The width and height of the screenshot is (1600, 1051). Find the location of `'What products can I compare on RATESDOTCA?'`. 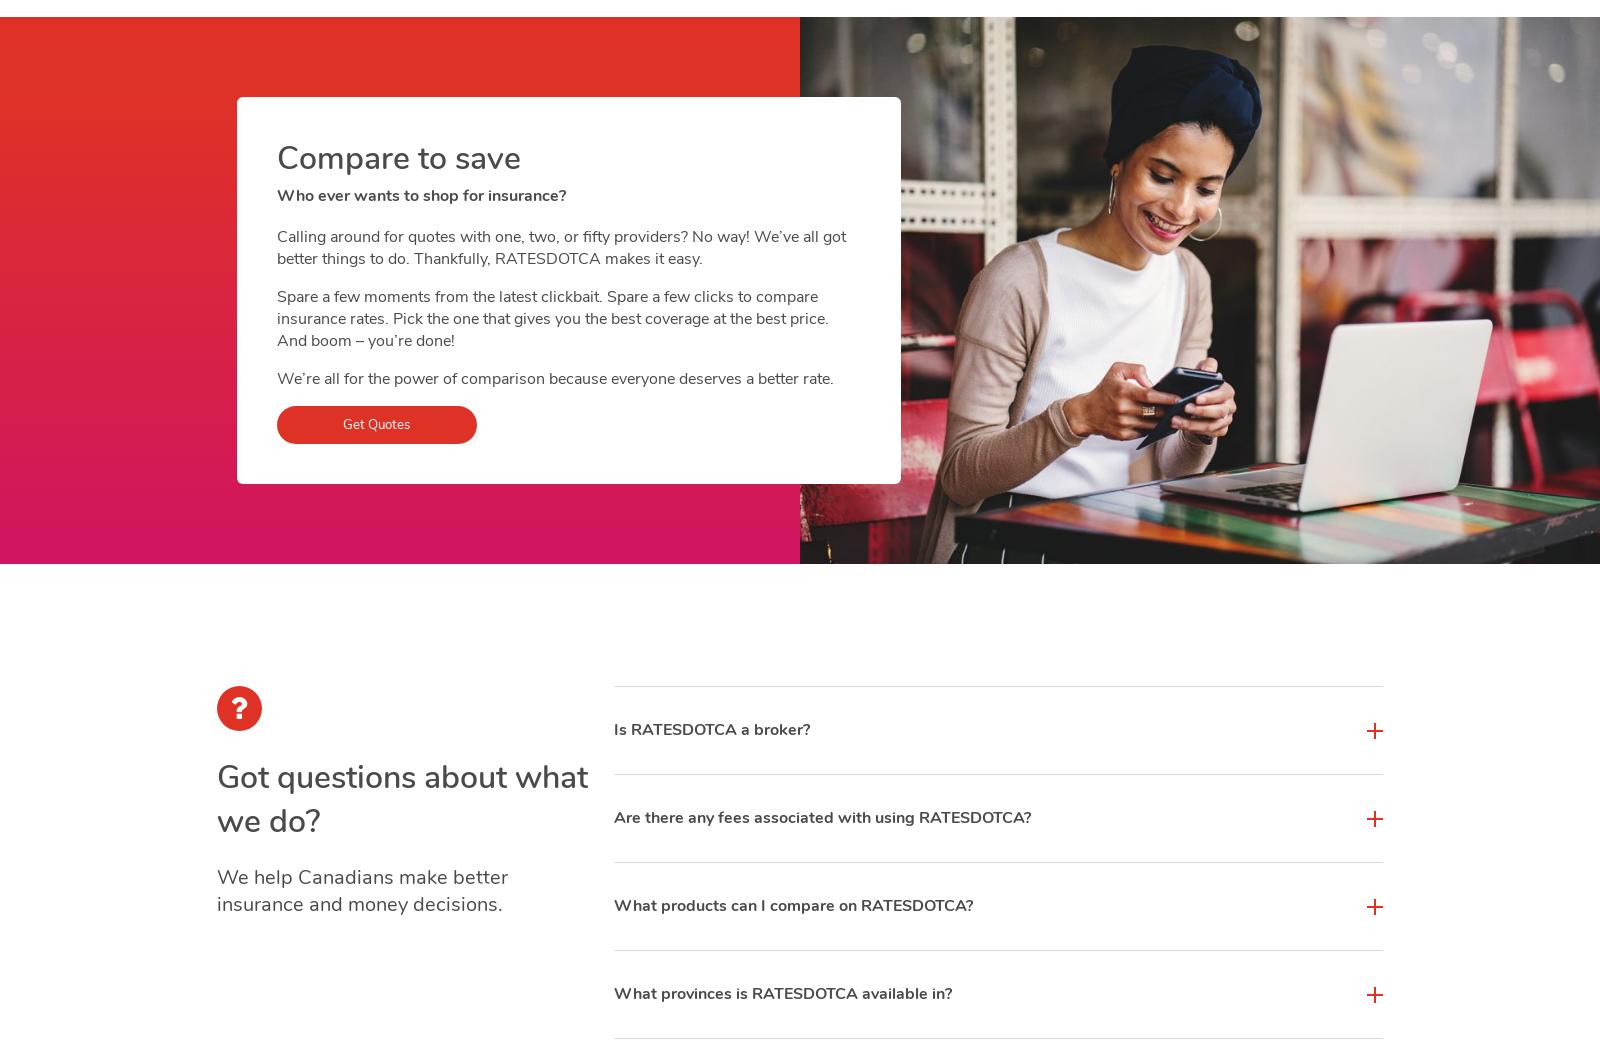

'What products can I compare on RATESDOTCA?' is located at coordinates (792, 905).